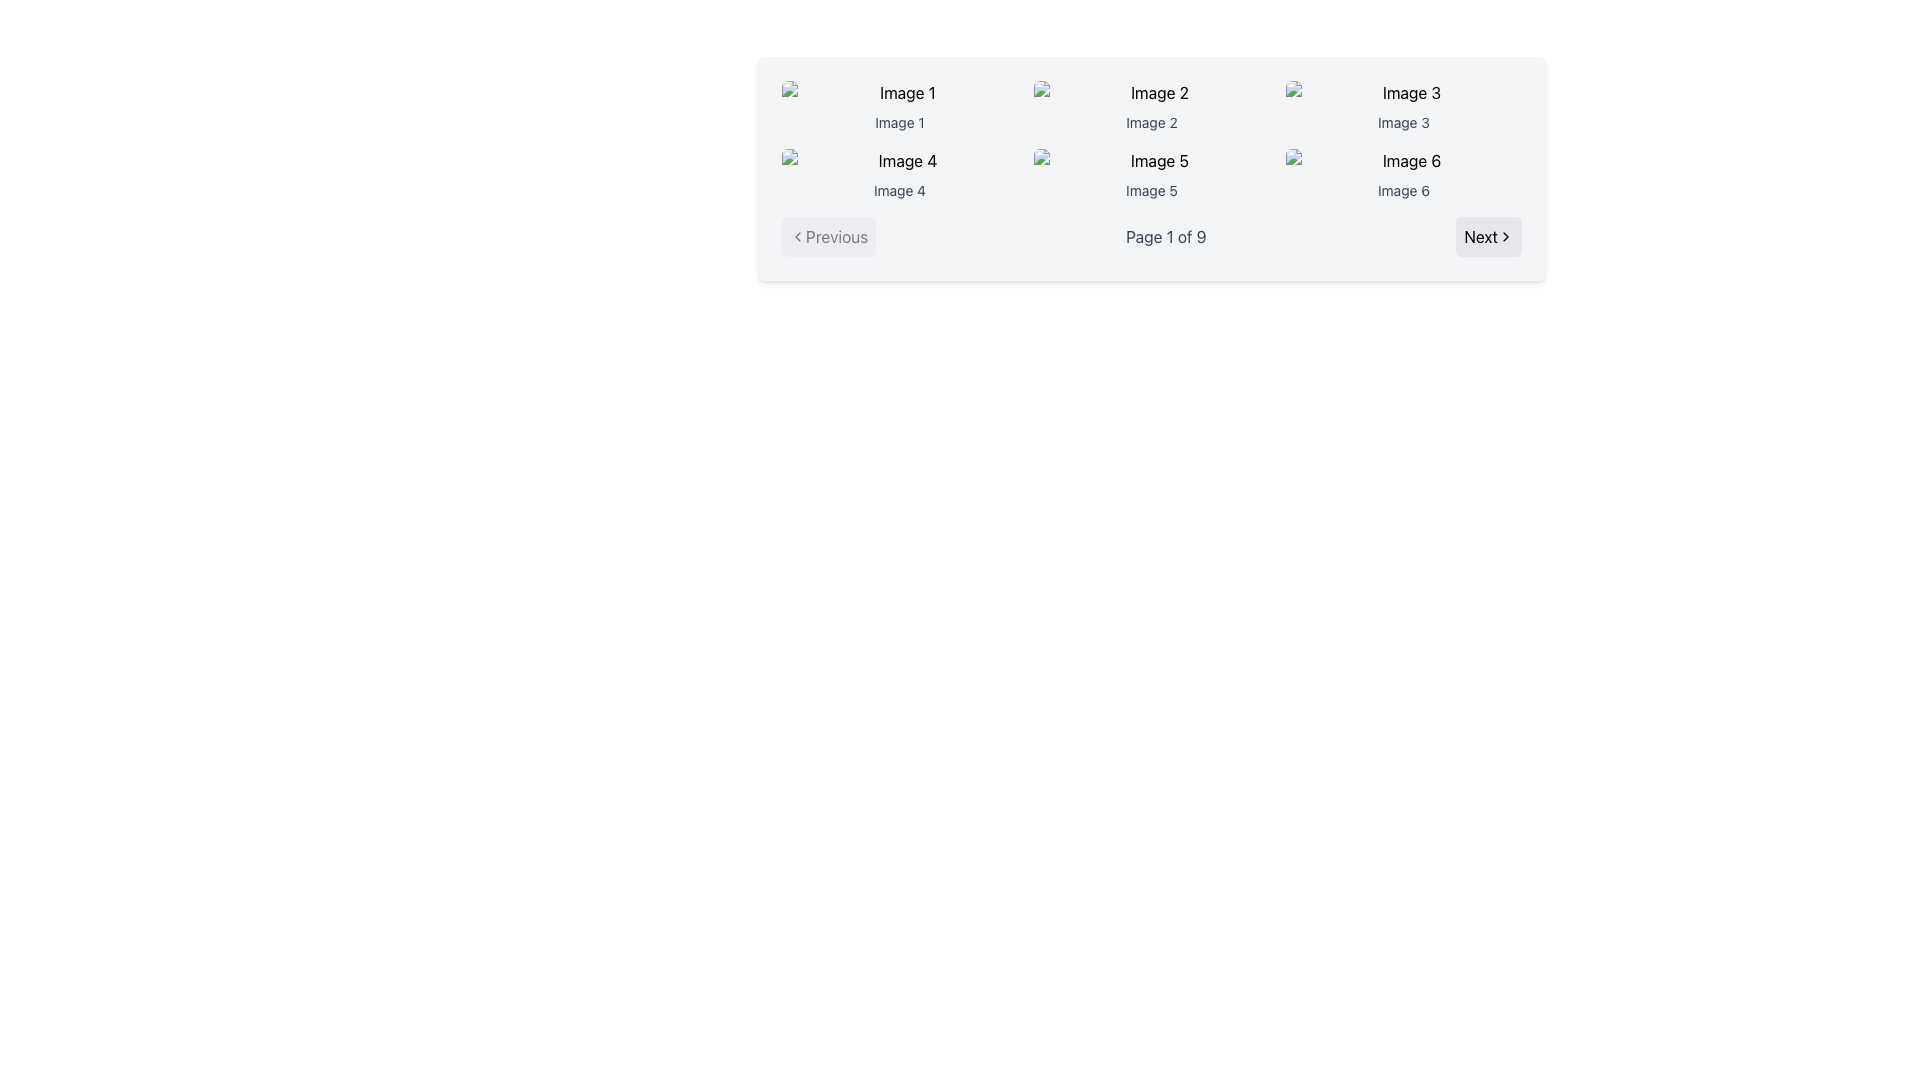 The width and height of the screenshot is (1920, 1080). Describe the element at coordinates (898, 191) in the screenshot. I see `the Text Label for 'Image 4', which is positioned directly below its corresponding image preview in the second column of the grid layout` at that location.